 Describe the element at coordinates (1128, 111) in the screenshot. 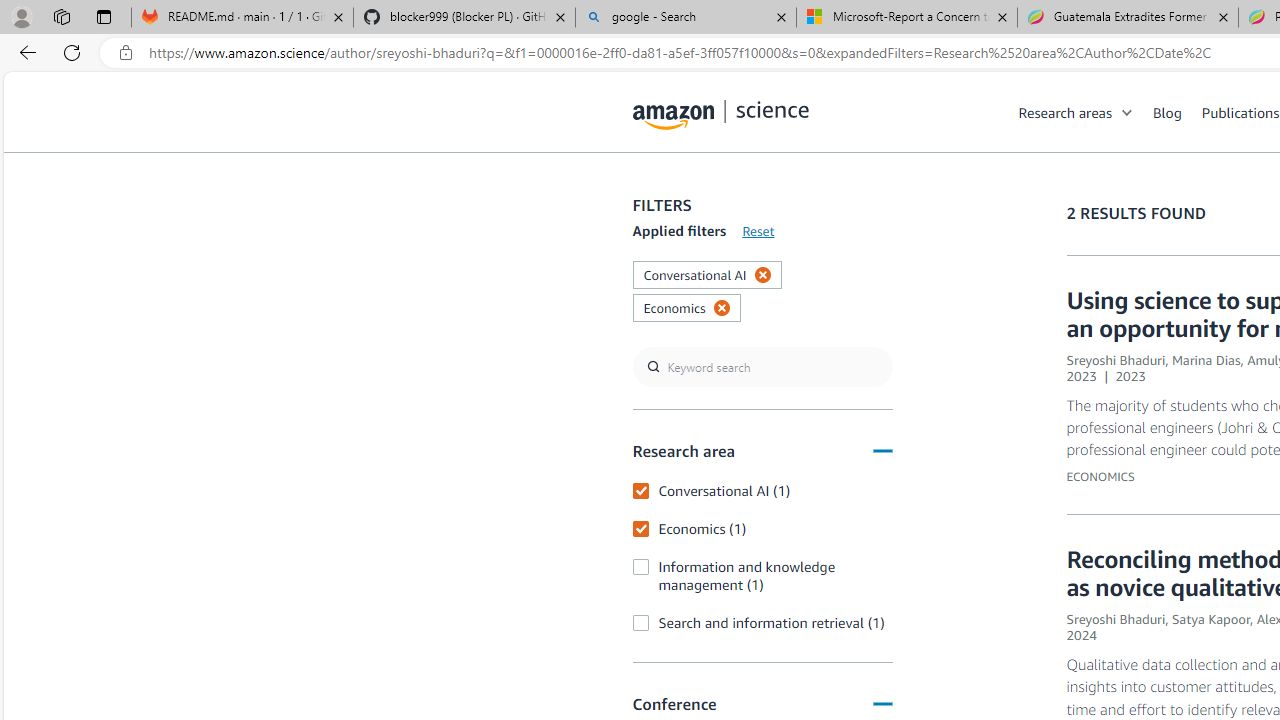

I see `'Open Sub Navigation'` at that location.